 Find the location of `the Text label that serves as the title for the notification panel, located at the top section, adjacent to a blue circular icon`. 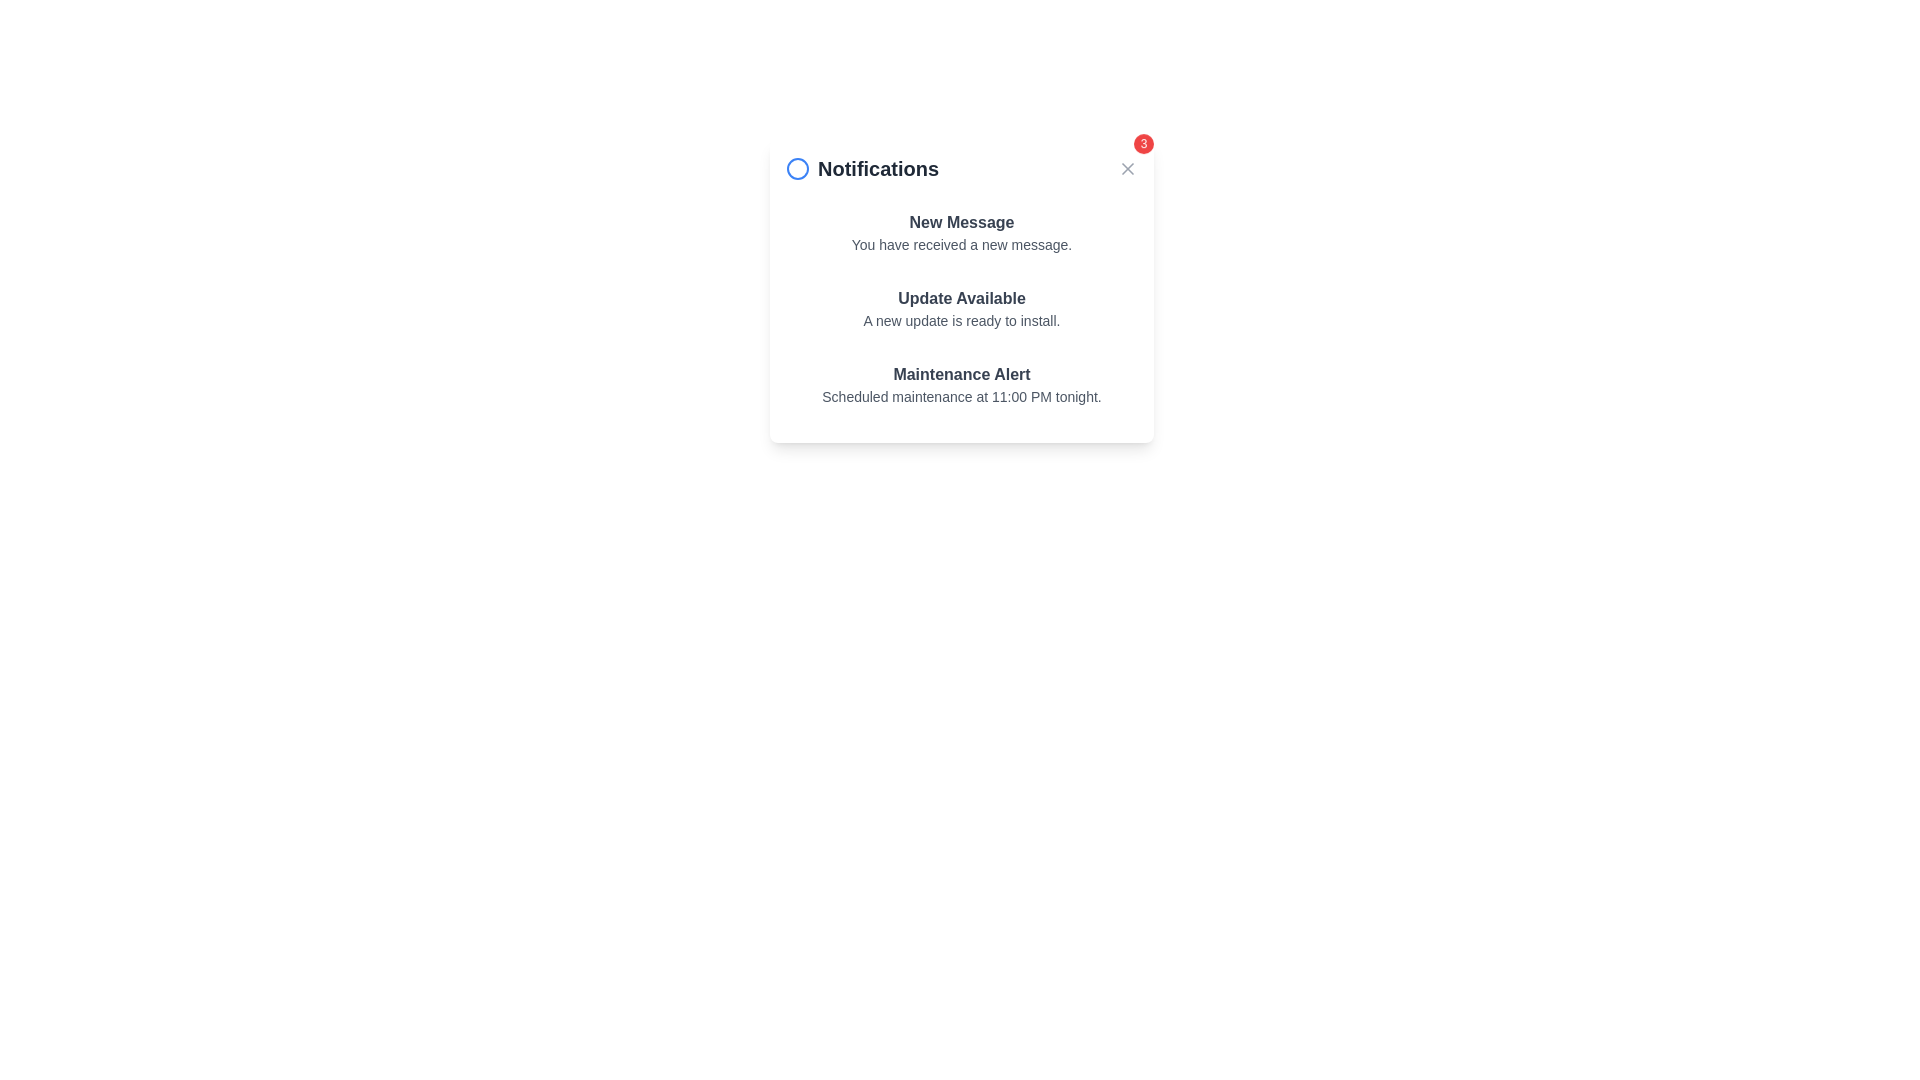

the Text label that serves as the title for the notification panel, located at the top section, adjacent to a blue circular icon is located at coordinates (878, 168).